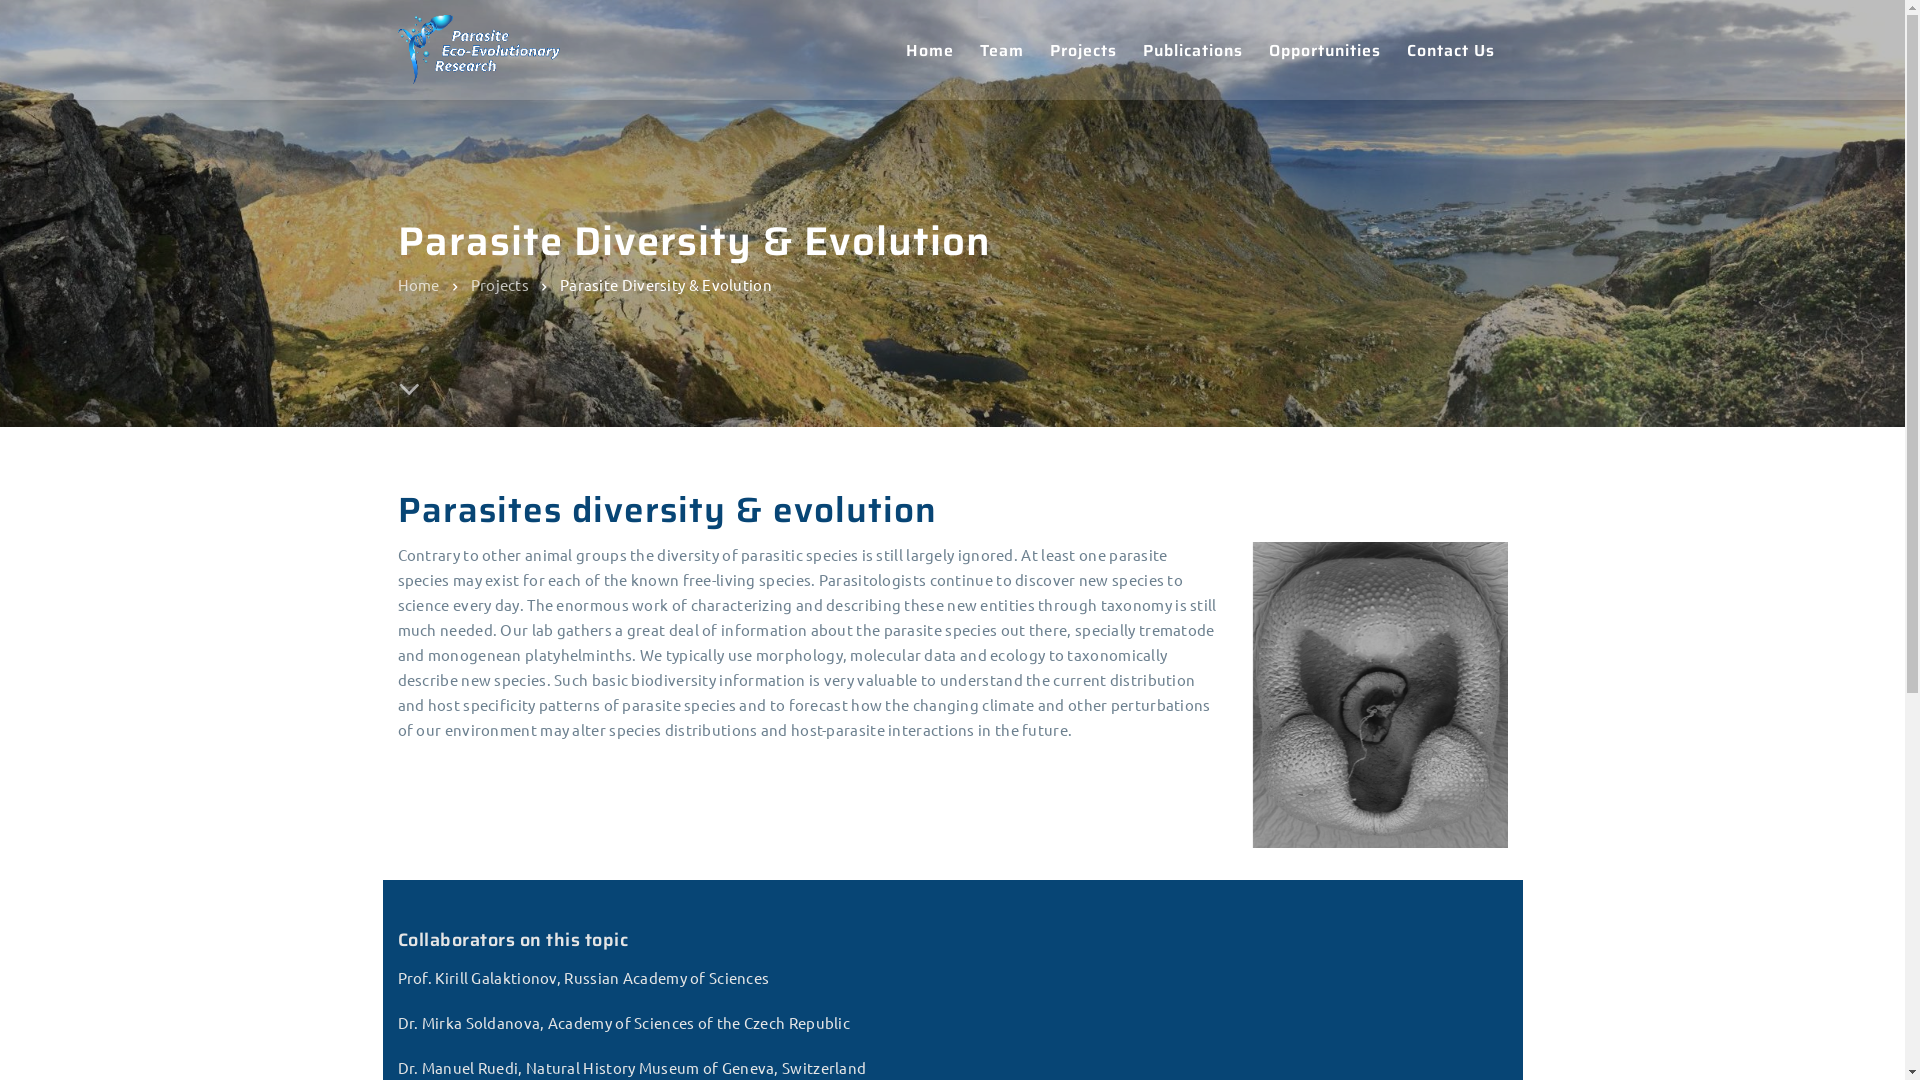  Describe the element at coordinates (833, 897) in the screenshot. I see `'Contact Us'` at that location.